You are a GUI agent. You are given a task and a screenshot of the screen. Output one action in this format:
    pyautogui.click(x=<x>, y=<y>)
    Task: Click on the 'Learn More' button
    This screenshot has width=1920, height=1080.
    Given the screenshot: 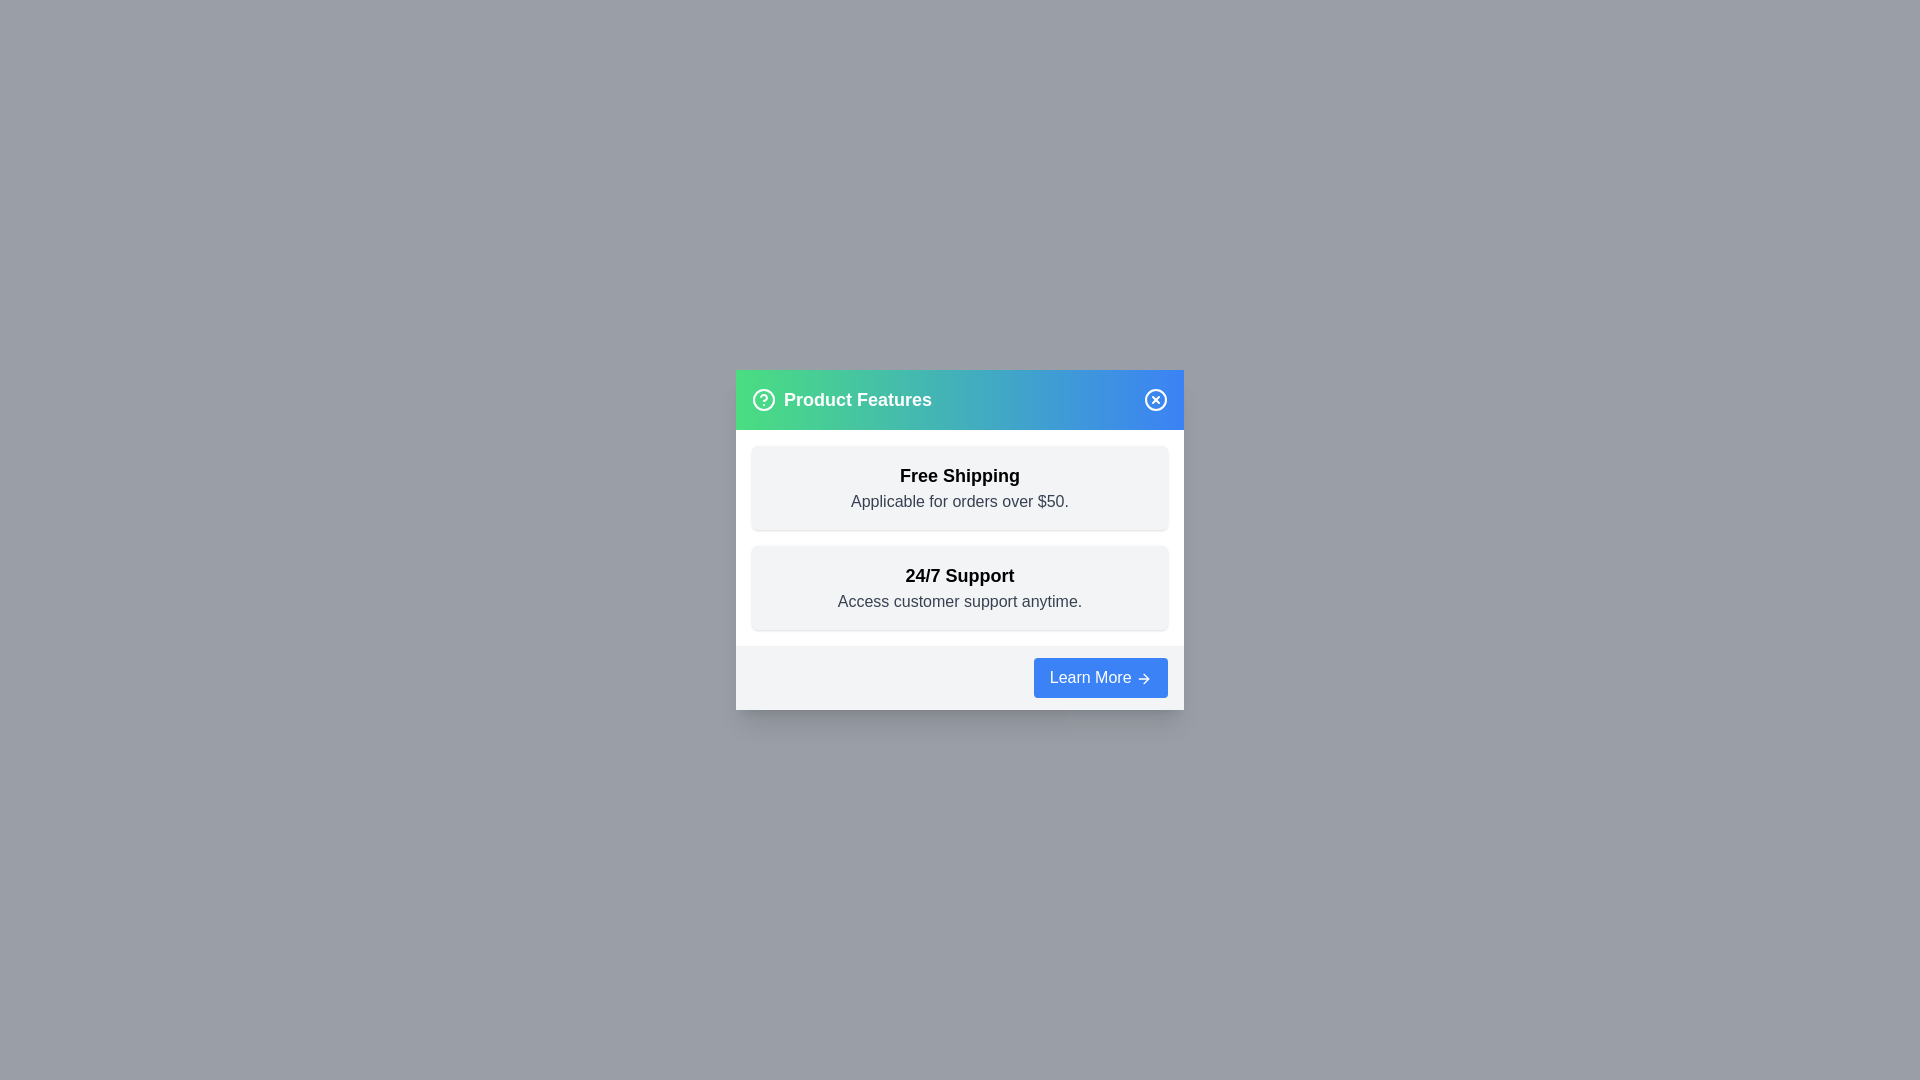 What is the action you would take?
    pyautogui.click(x=1098, y=677)
    